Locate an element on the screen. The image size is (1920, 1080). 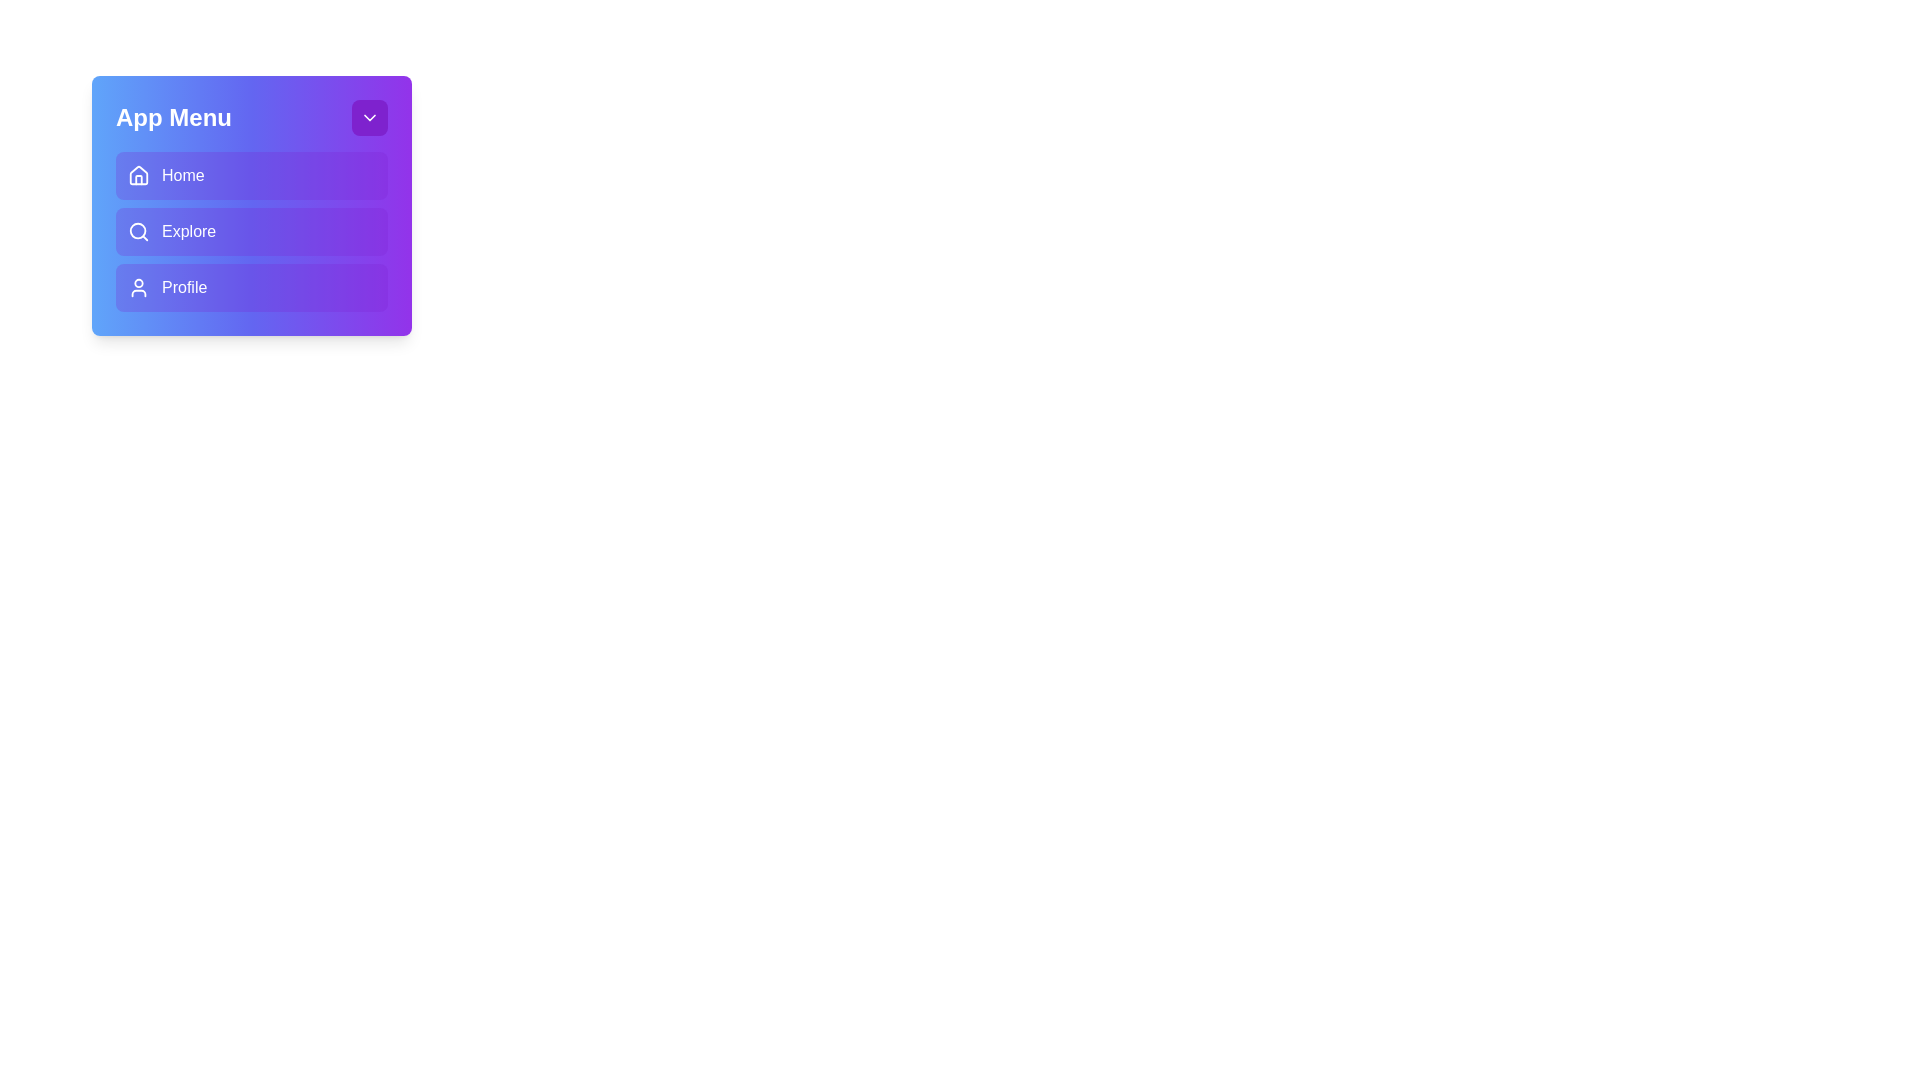
the 'App Menu' dropdown menu header is located at coordinates (251, 118).